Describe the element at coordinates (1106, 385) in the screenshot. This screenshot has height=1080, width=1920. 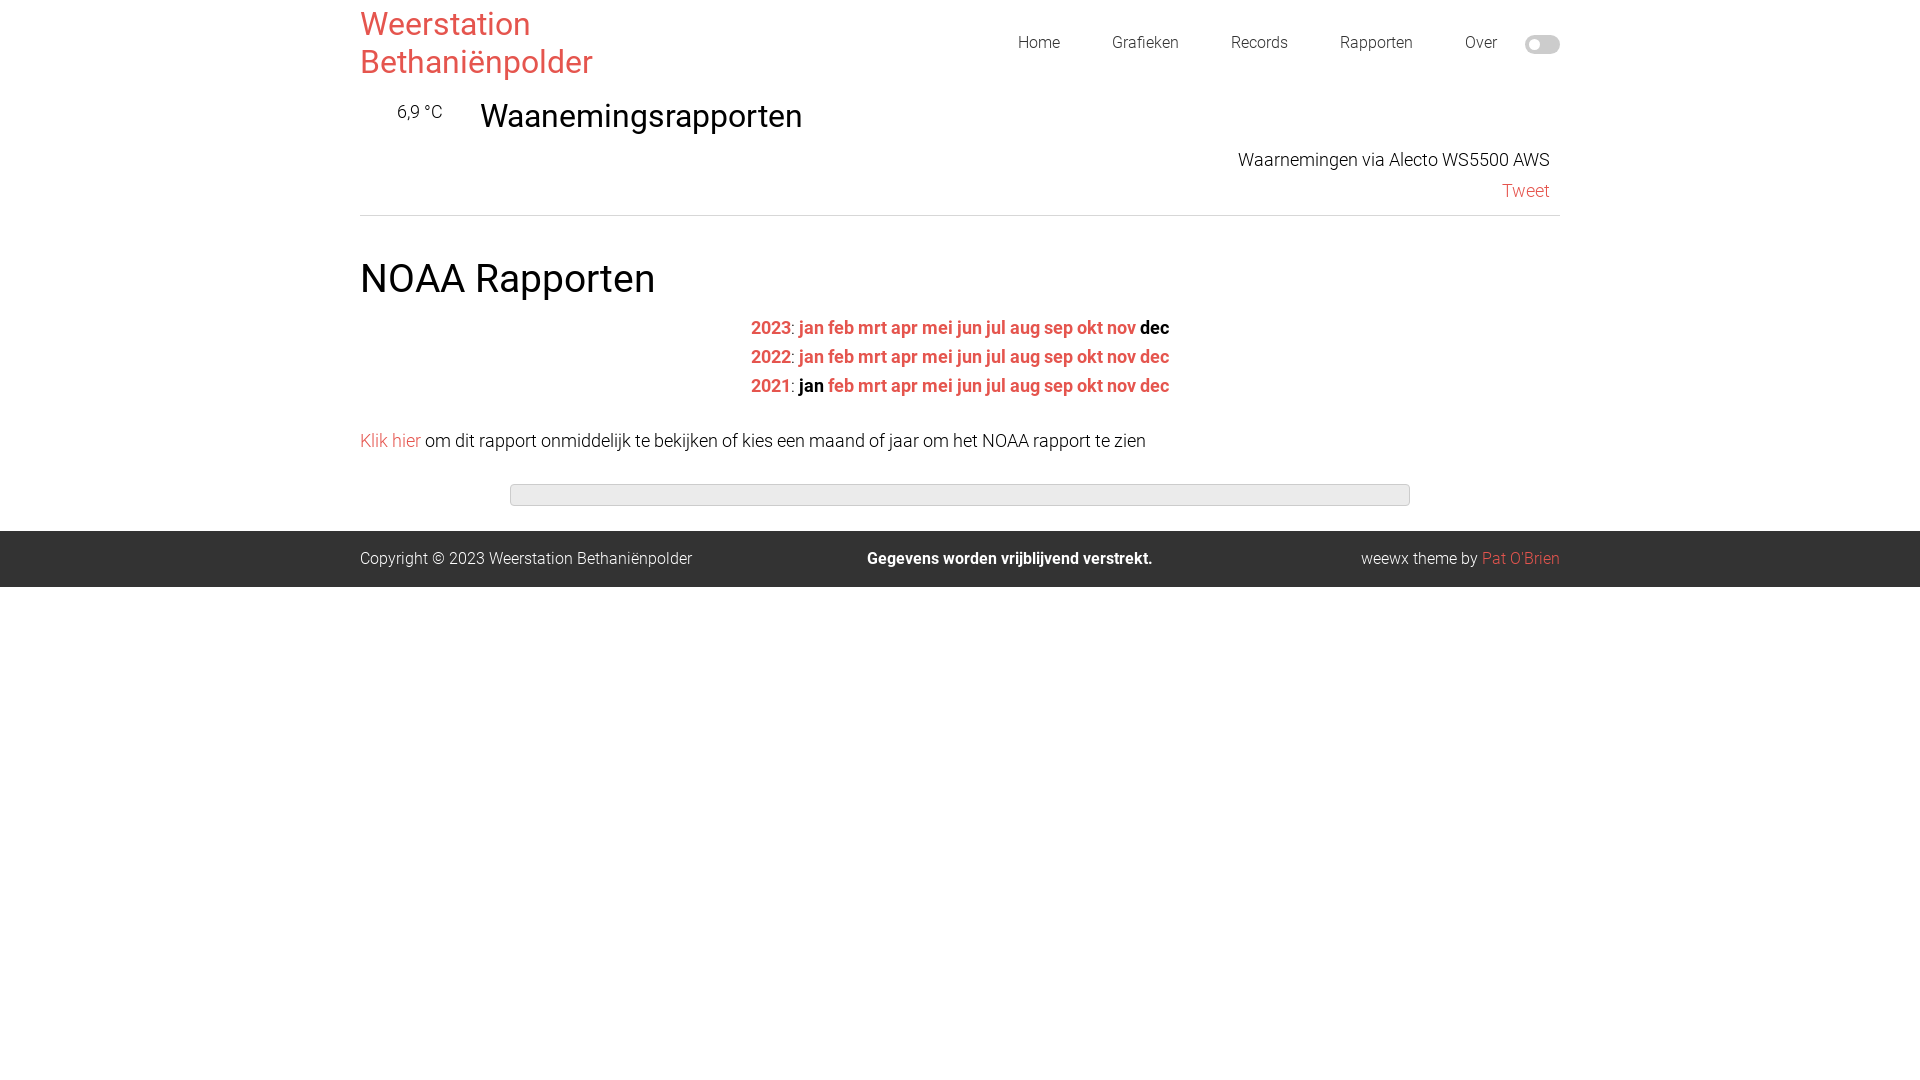
I see `'nov'` at that location.